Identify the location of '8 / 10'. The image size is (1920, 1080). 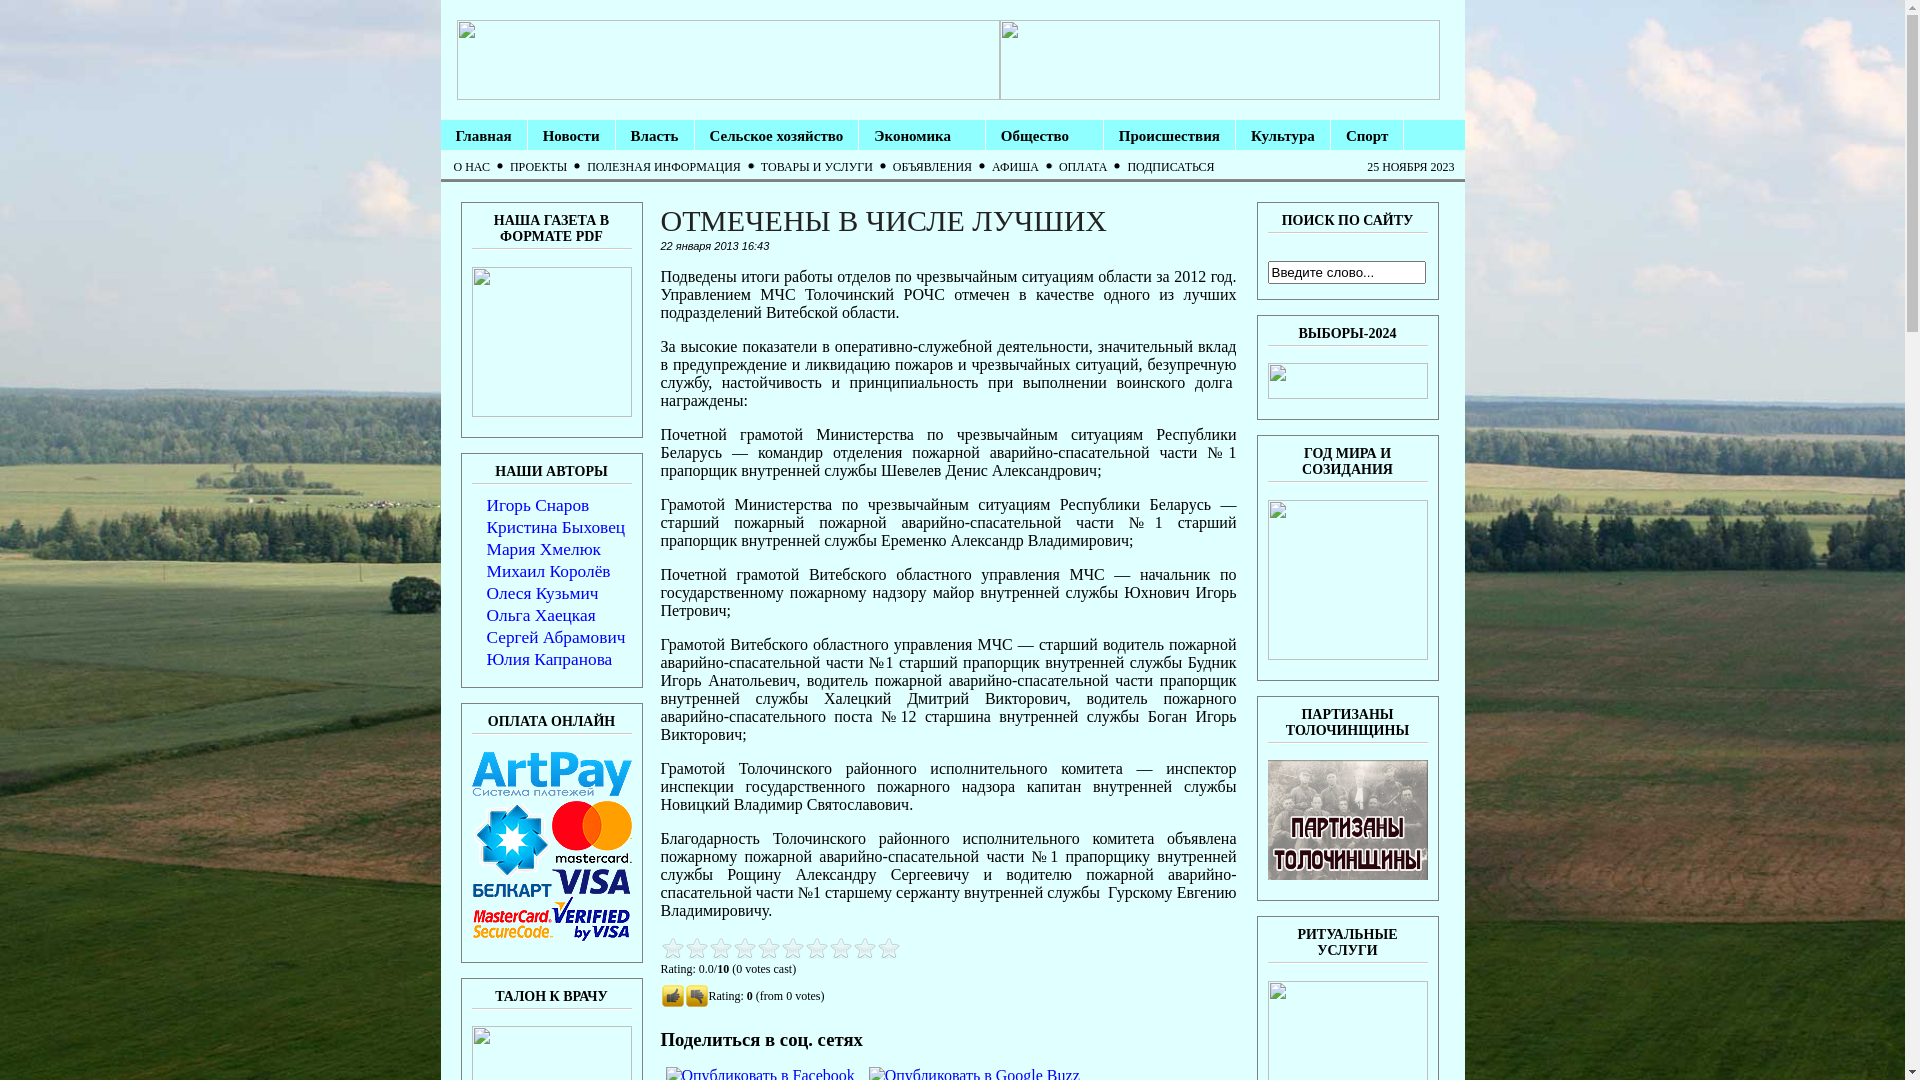
(754, 947).